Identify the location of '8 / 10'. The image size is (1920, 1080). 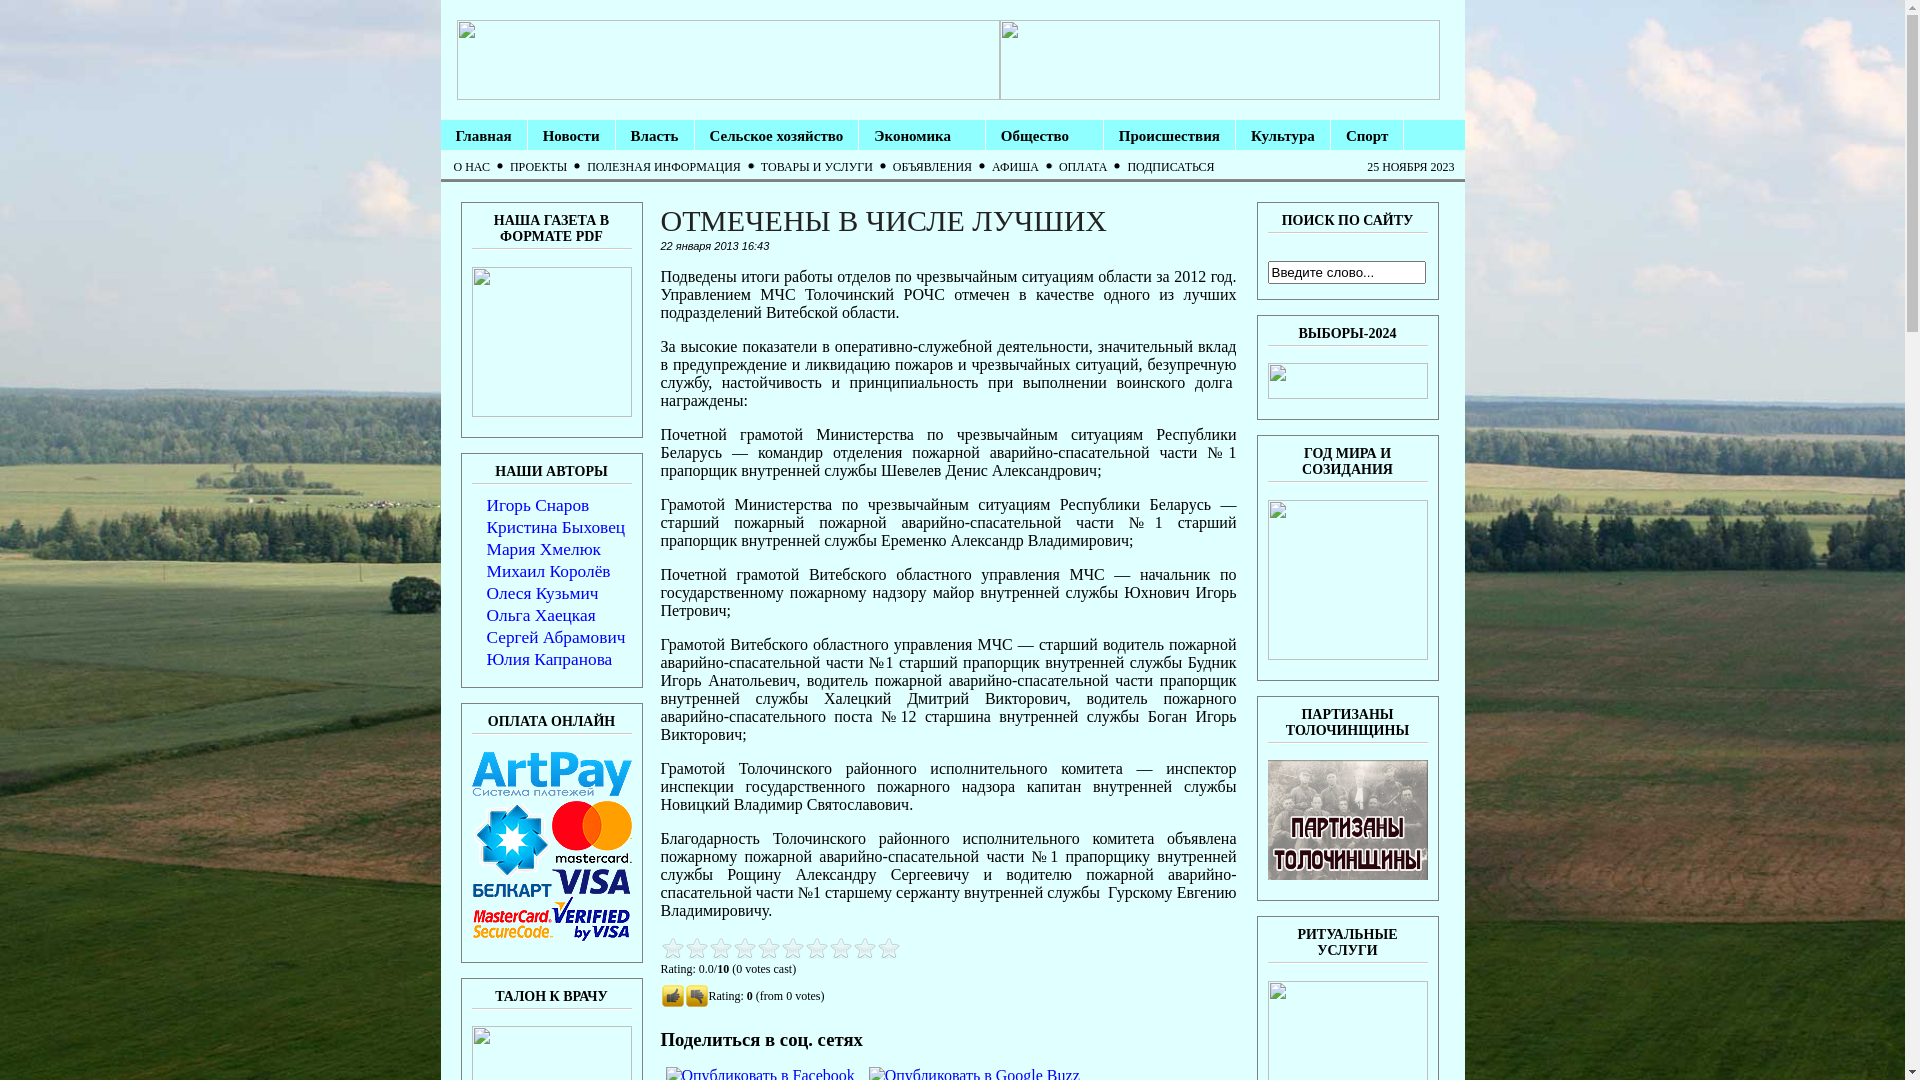
(754, 947).